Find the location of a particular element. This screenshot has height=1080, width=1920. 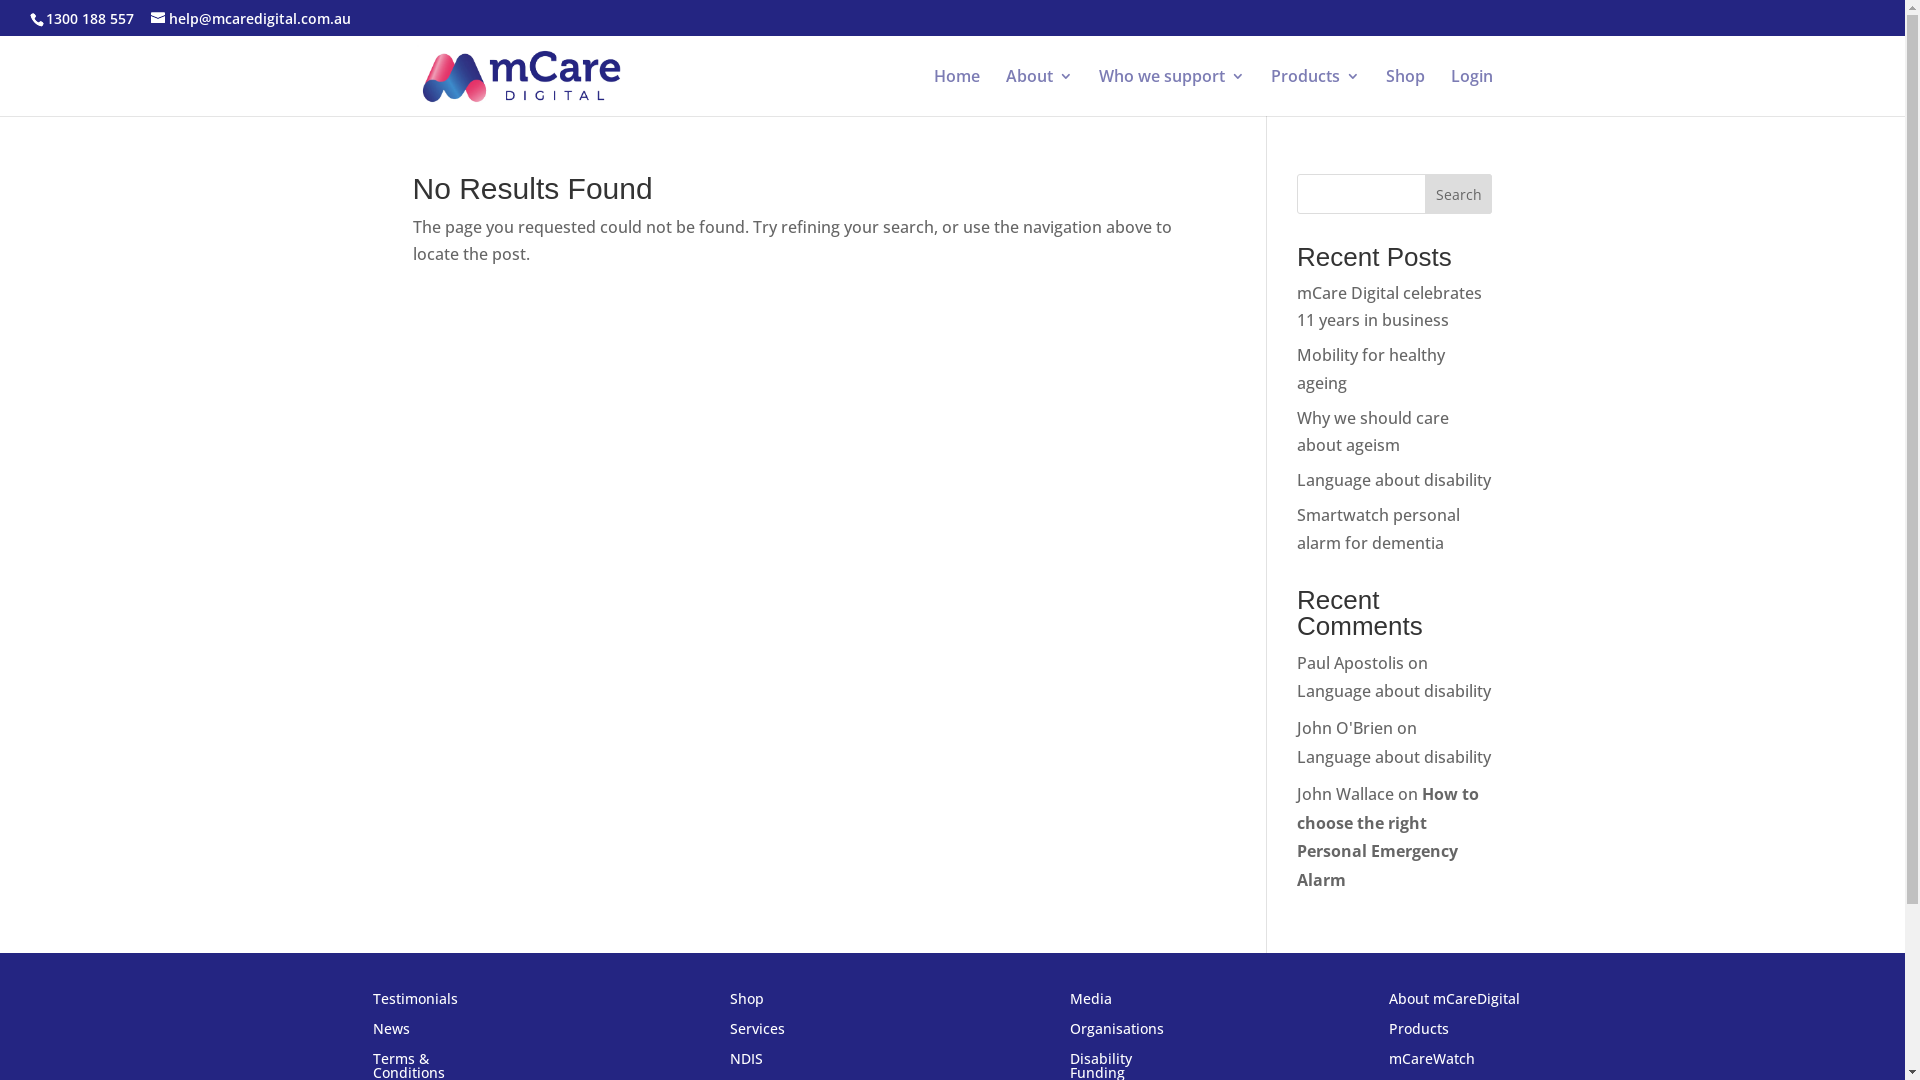

'Home' is located at coordinates (955, 92).